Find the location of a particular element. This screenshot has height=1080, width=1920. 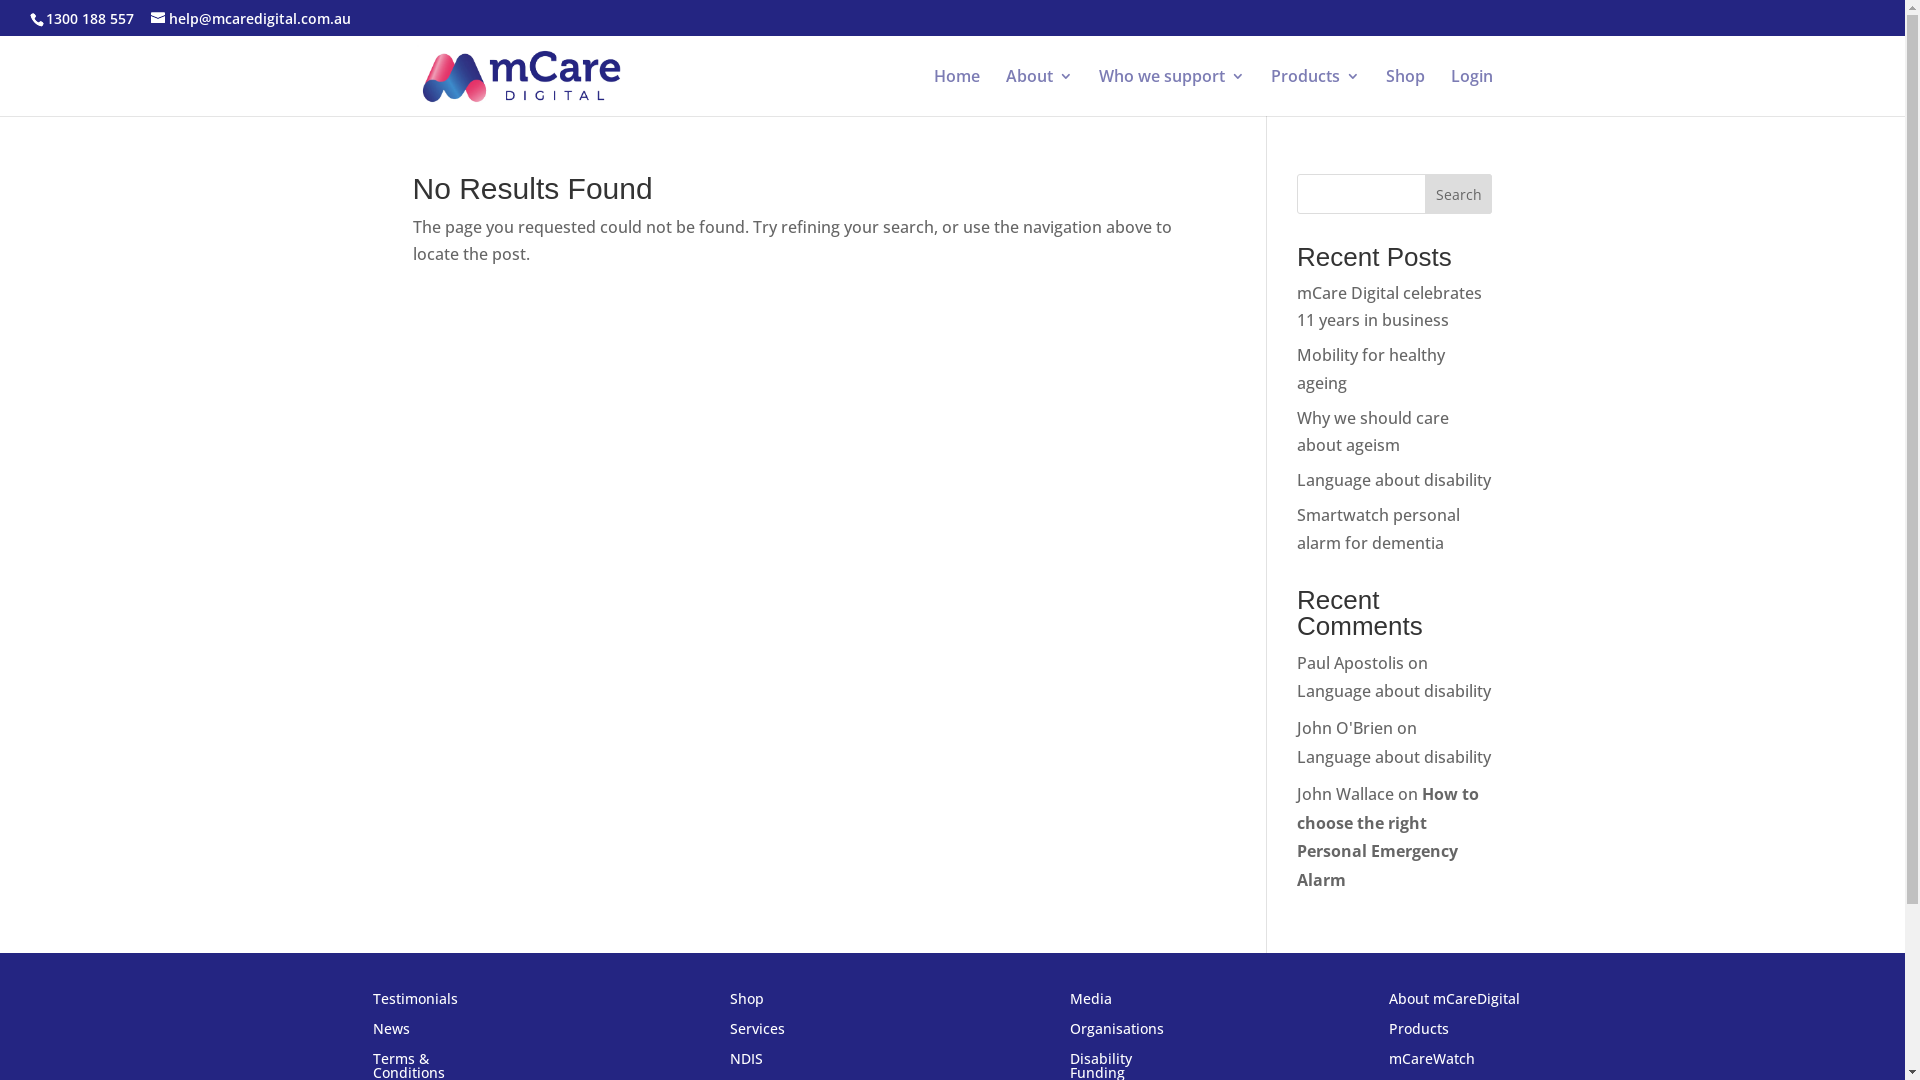

'Home' is located at coordinates (955, 92).